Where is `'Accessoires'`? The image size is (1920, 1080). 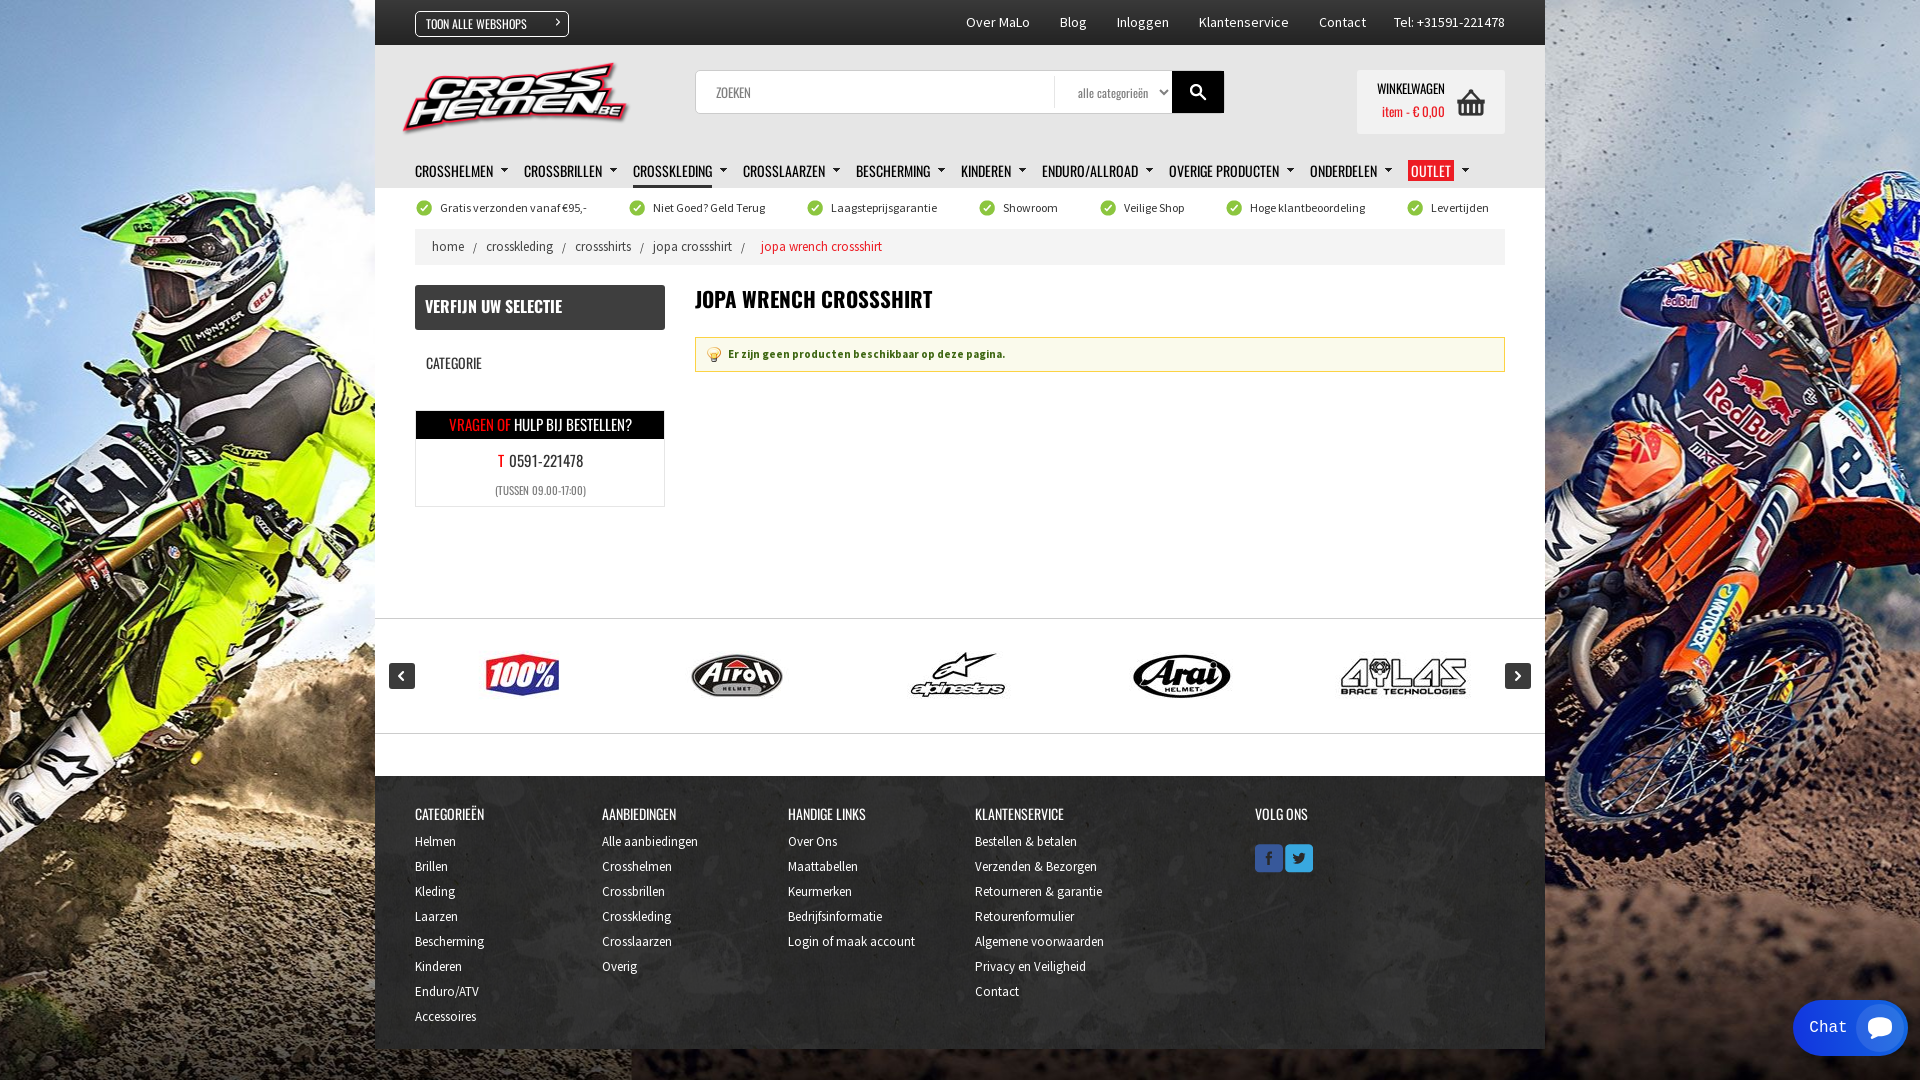 'Accessoires' is located at coordinates (444, 1016).